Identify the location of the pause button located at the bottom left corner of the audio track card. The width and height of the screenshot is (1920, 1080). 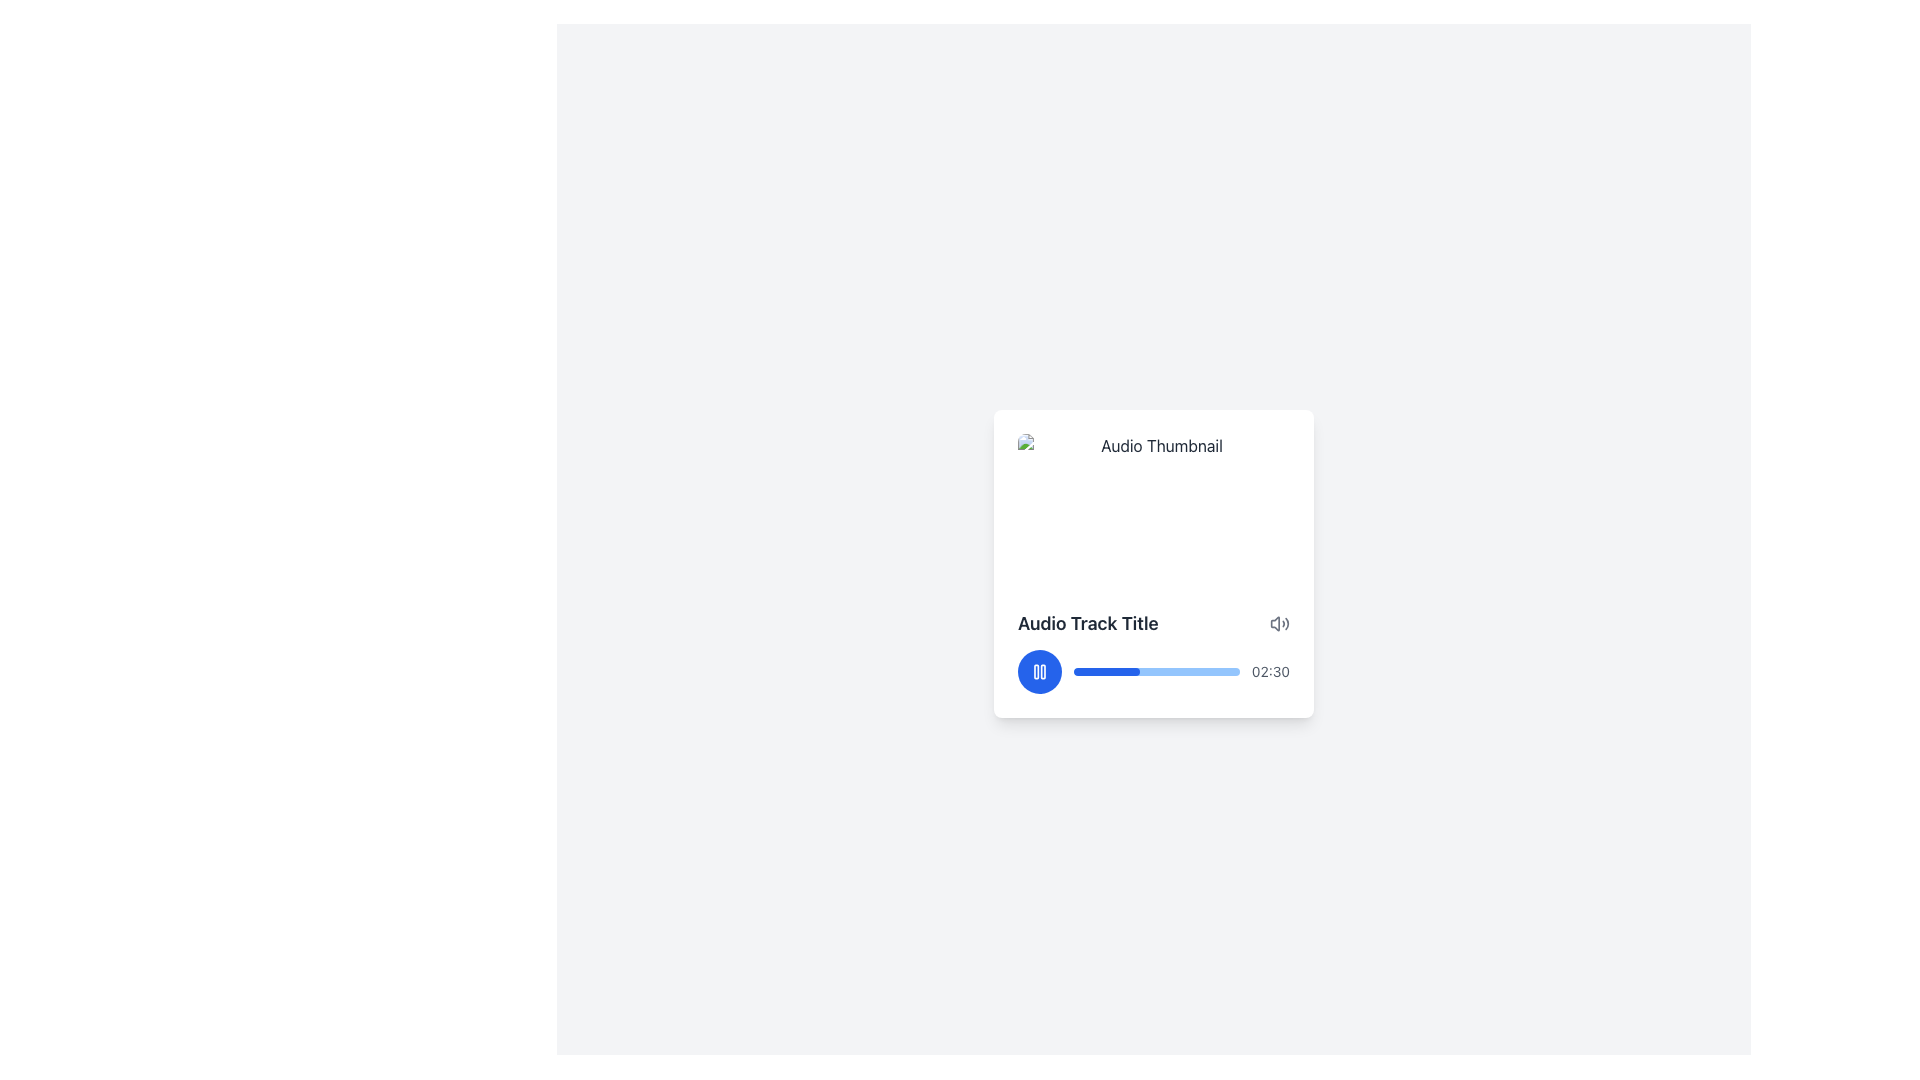
(1040, 671).